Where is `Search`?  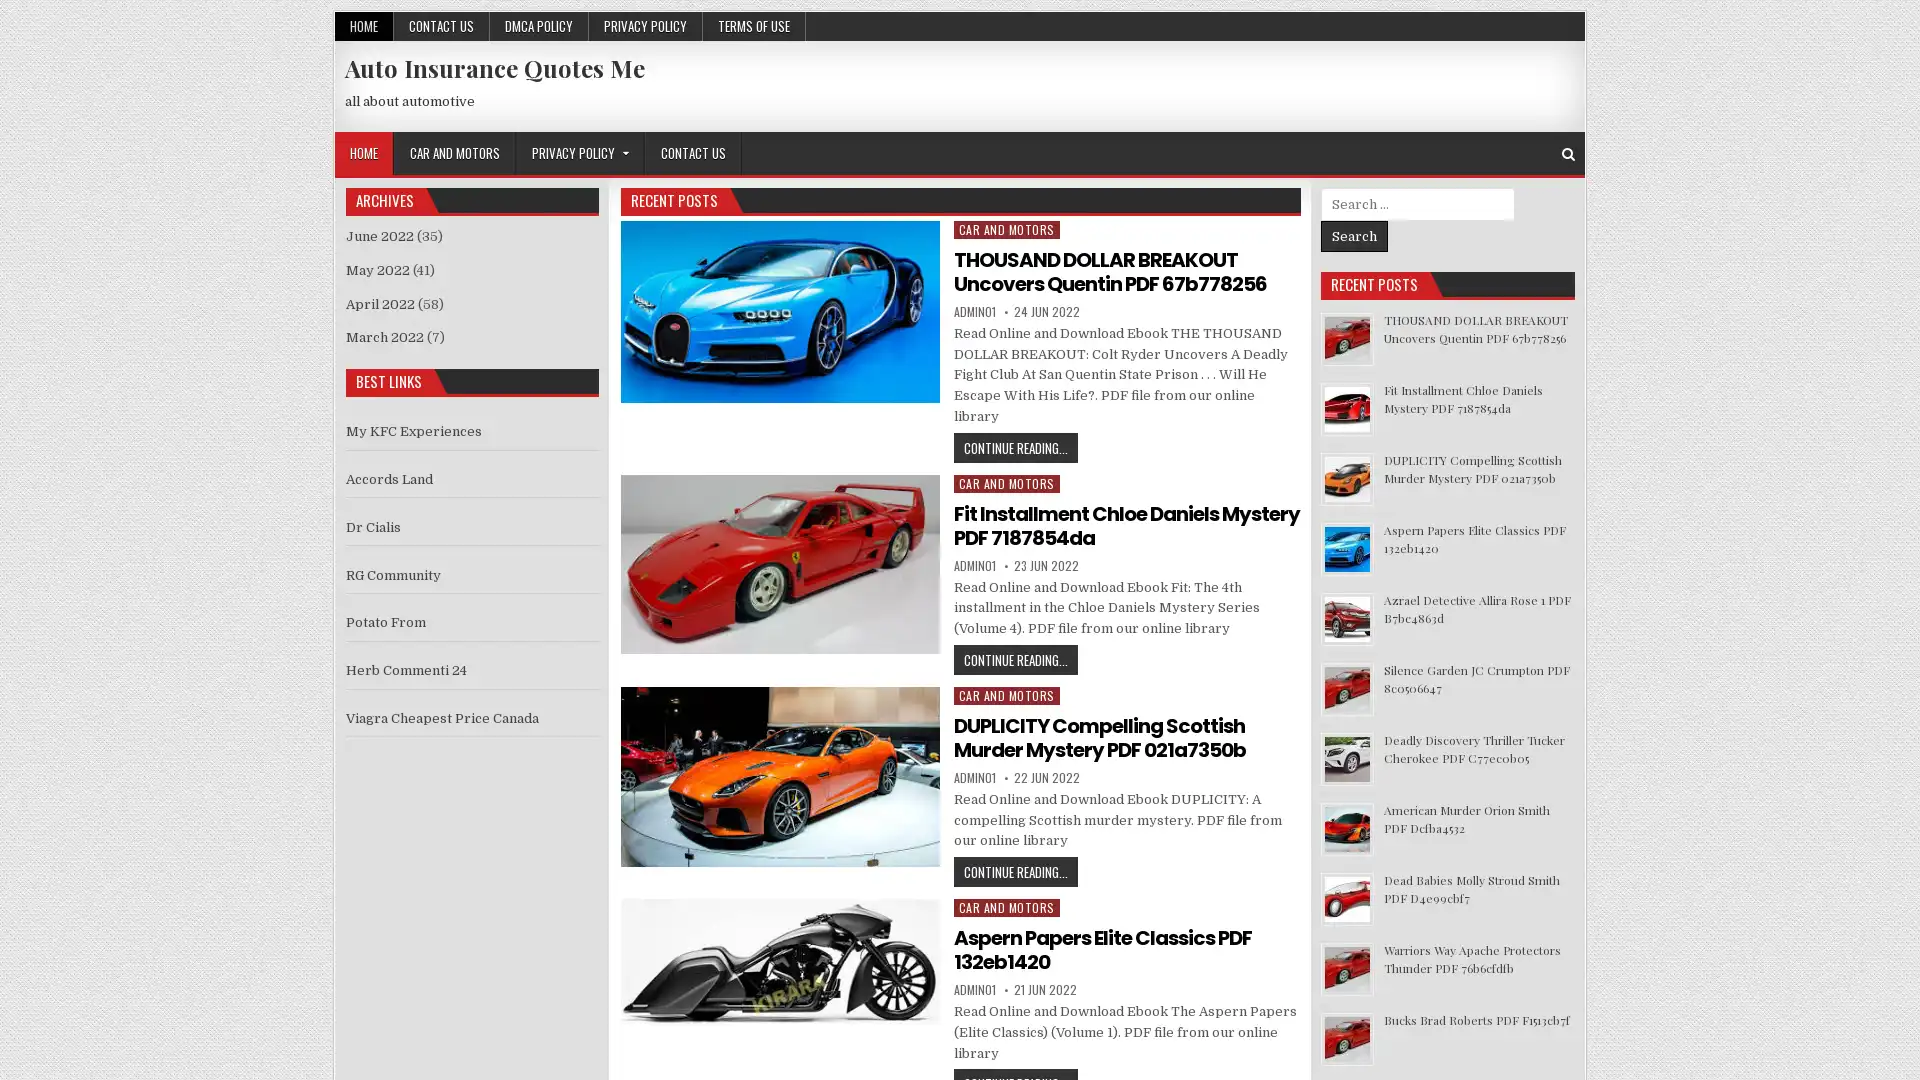 Search is located at coordinates (1354, 235).